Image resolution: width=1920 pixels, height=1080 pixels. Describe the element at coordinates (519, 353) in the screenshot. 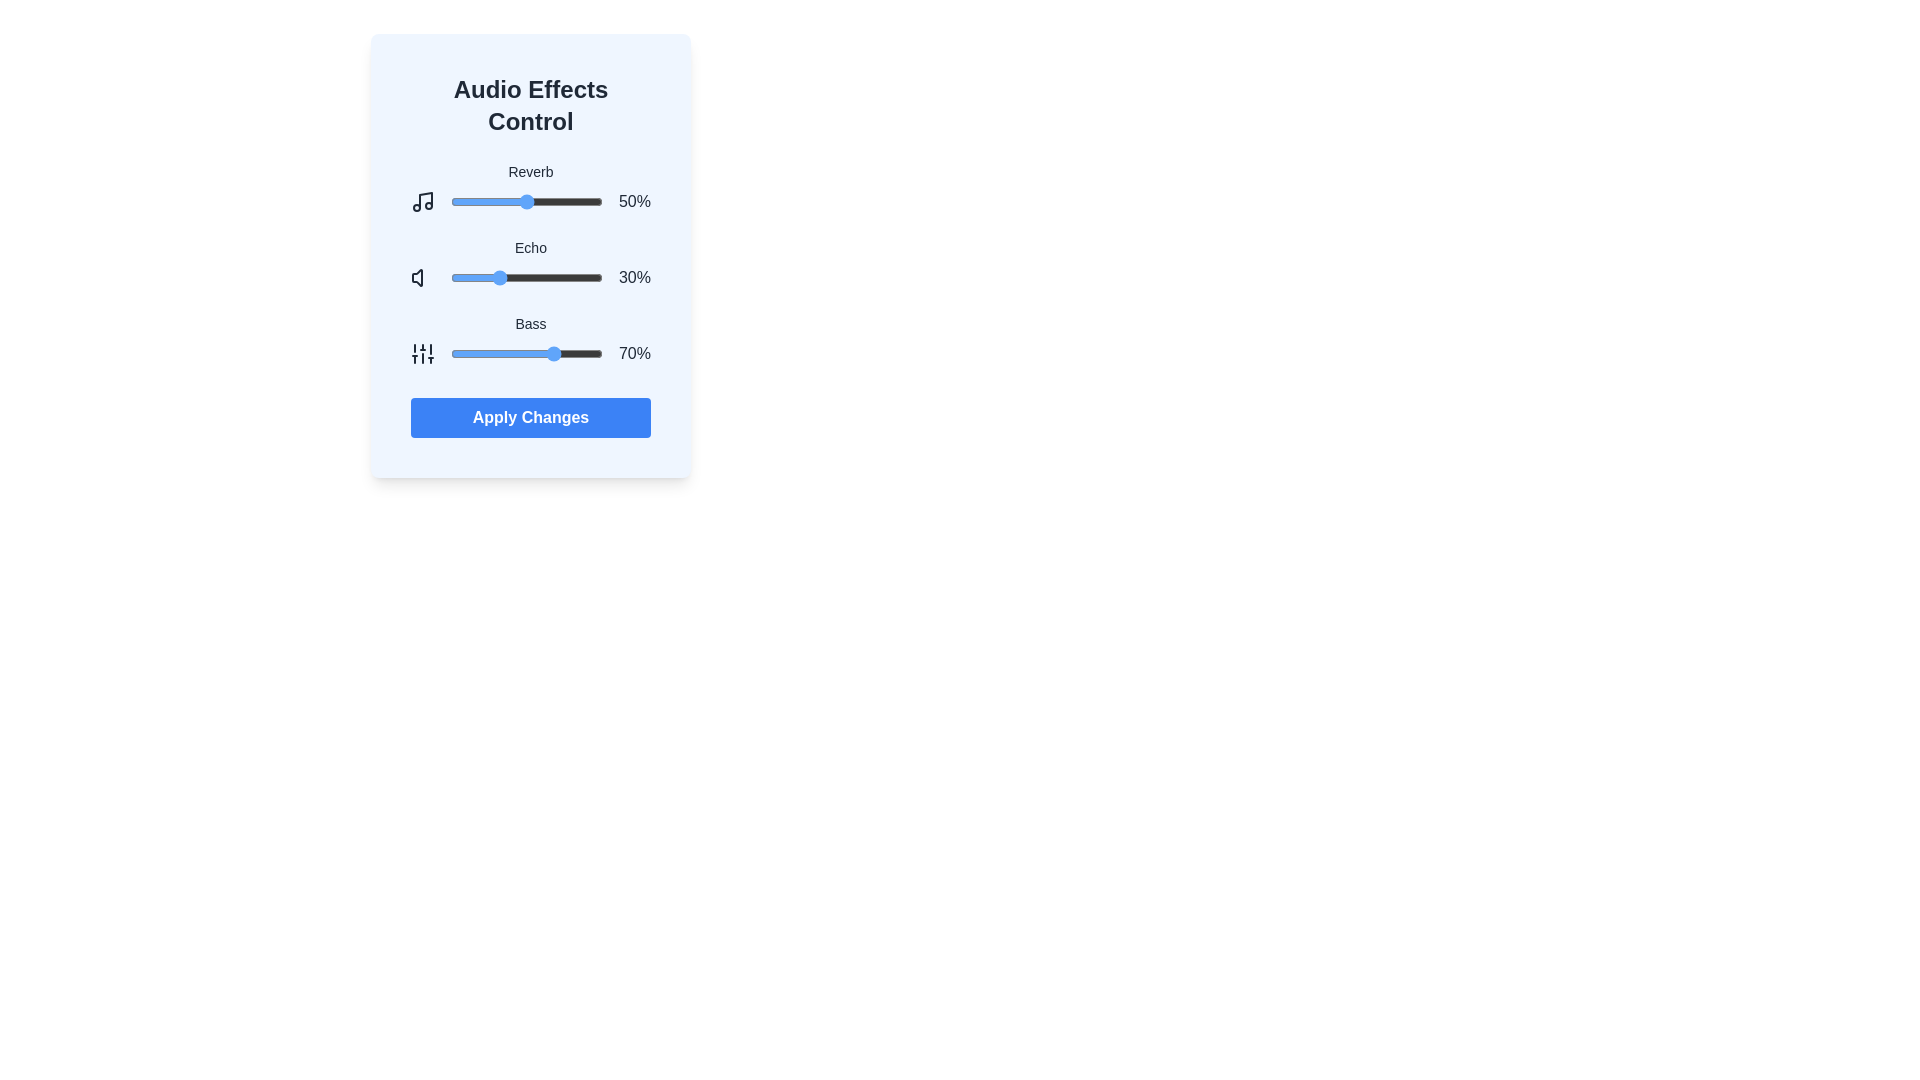

I see `the bass effect` at that location.